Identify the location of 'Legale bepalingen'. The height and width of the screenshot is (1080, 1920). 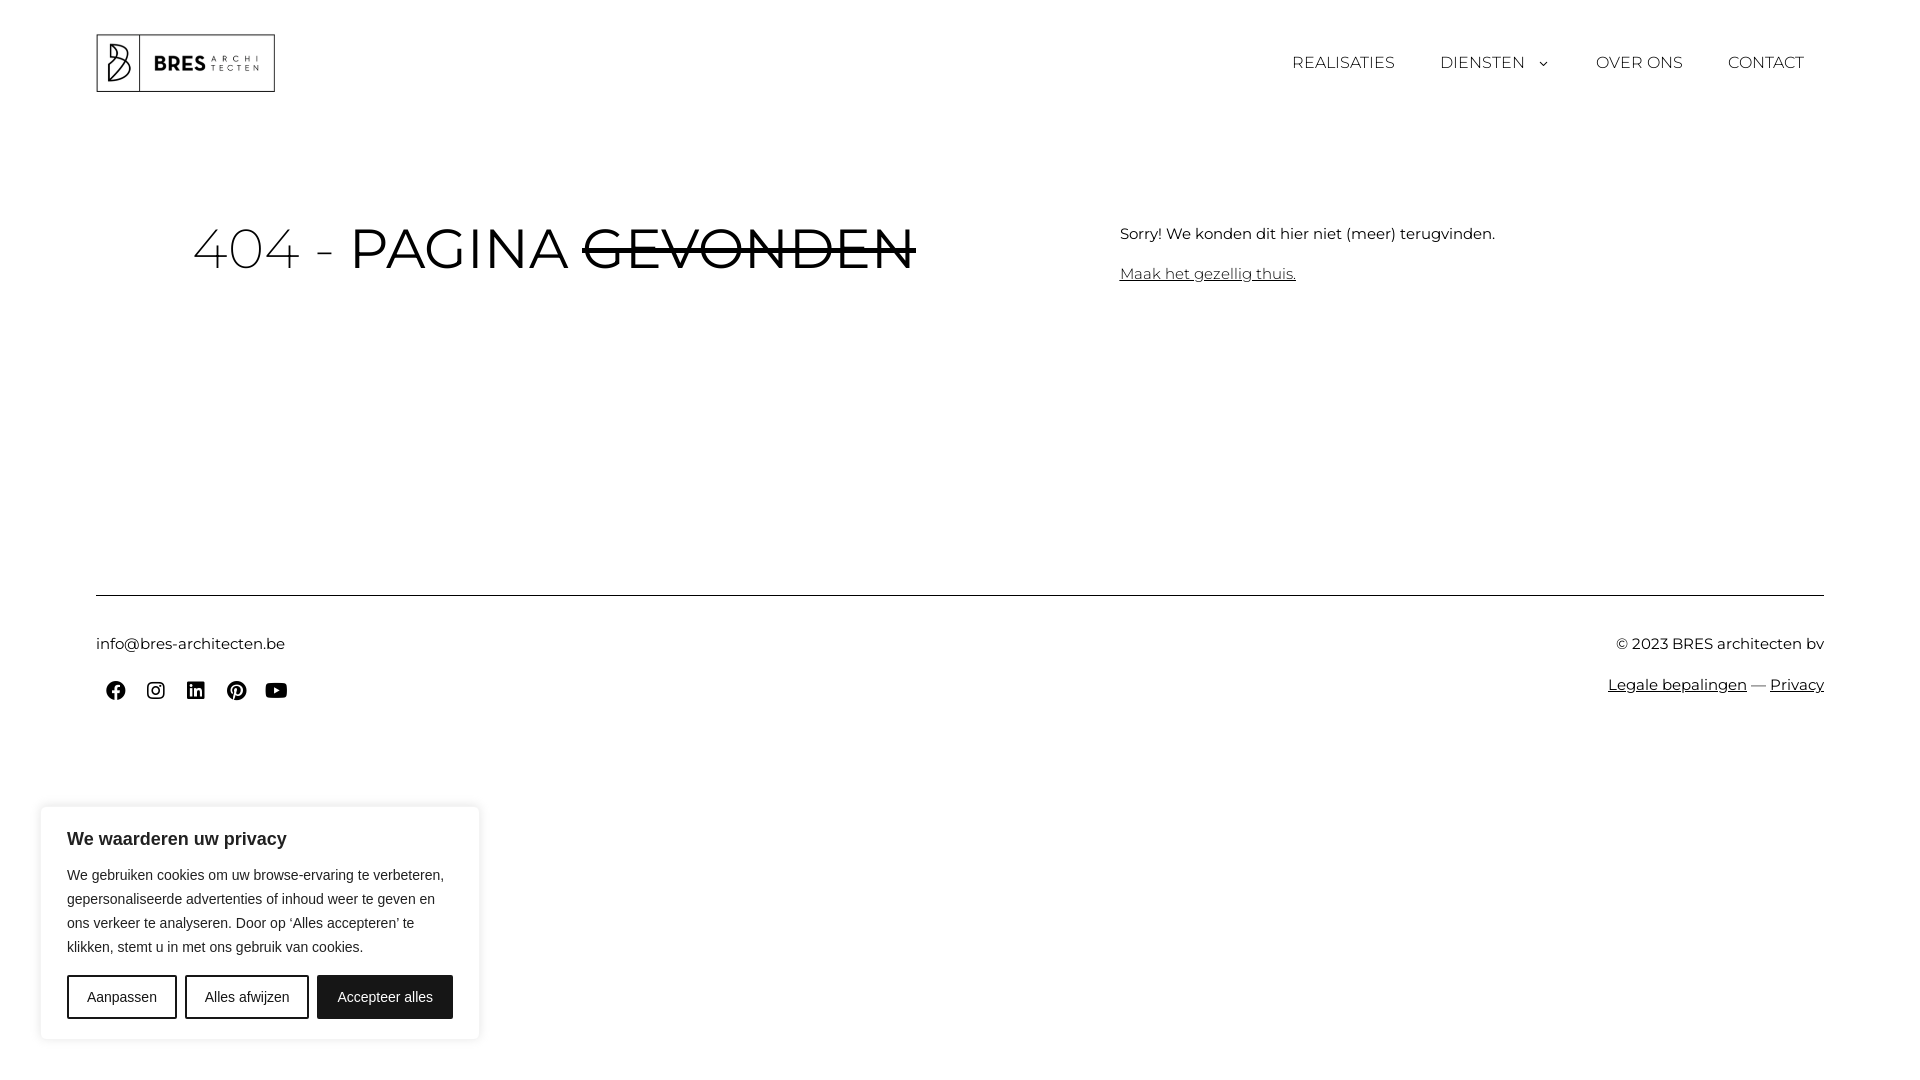
(1677, 683).